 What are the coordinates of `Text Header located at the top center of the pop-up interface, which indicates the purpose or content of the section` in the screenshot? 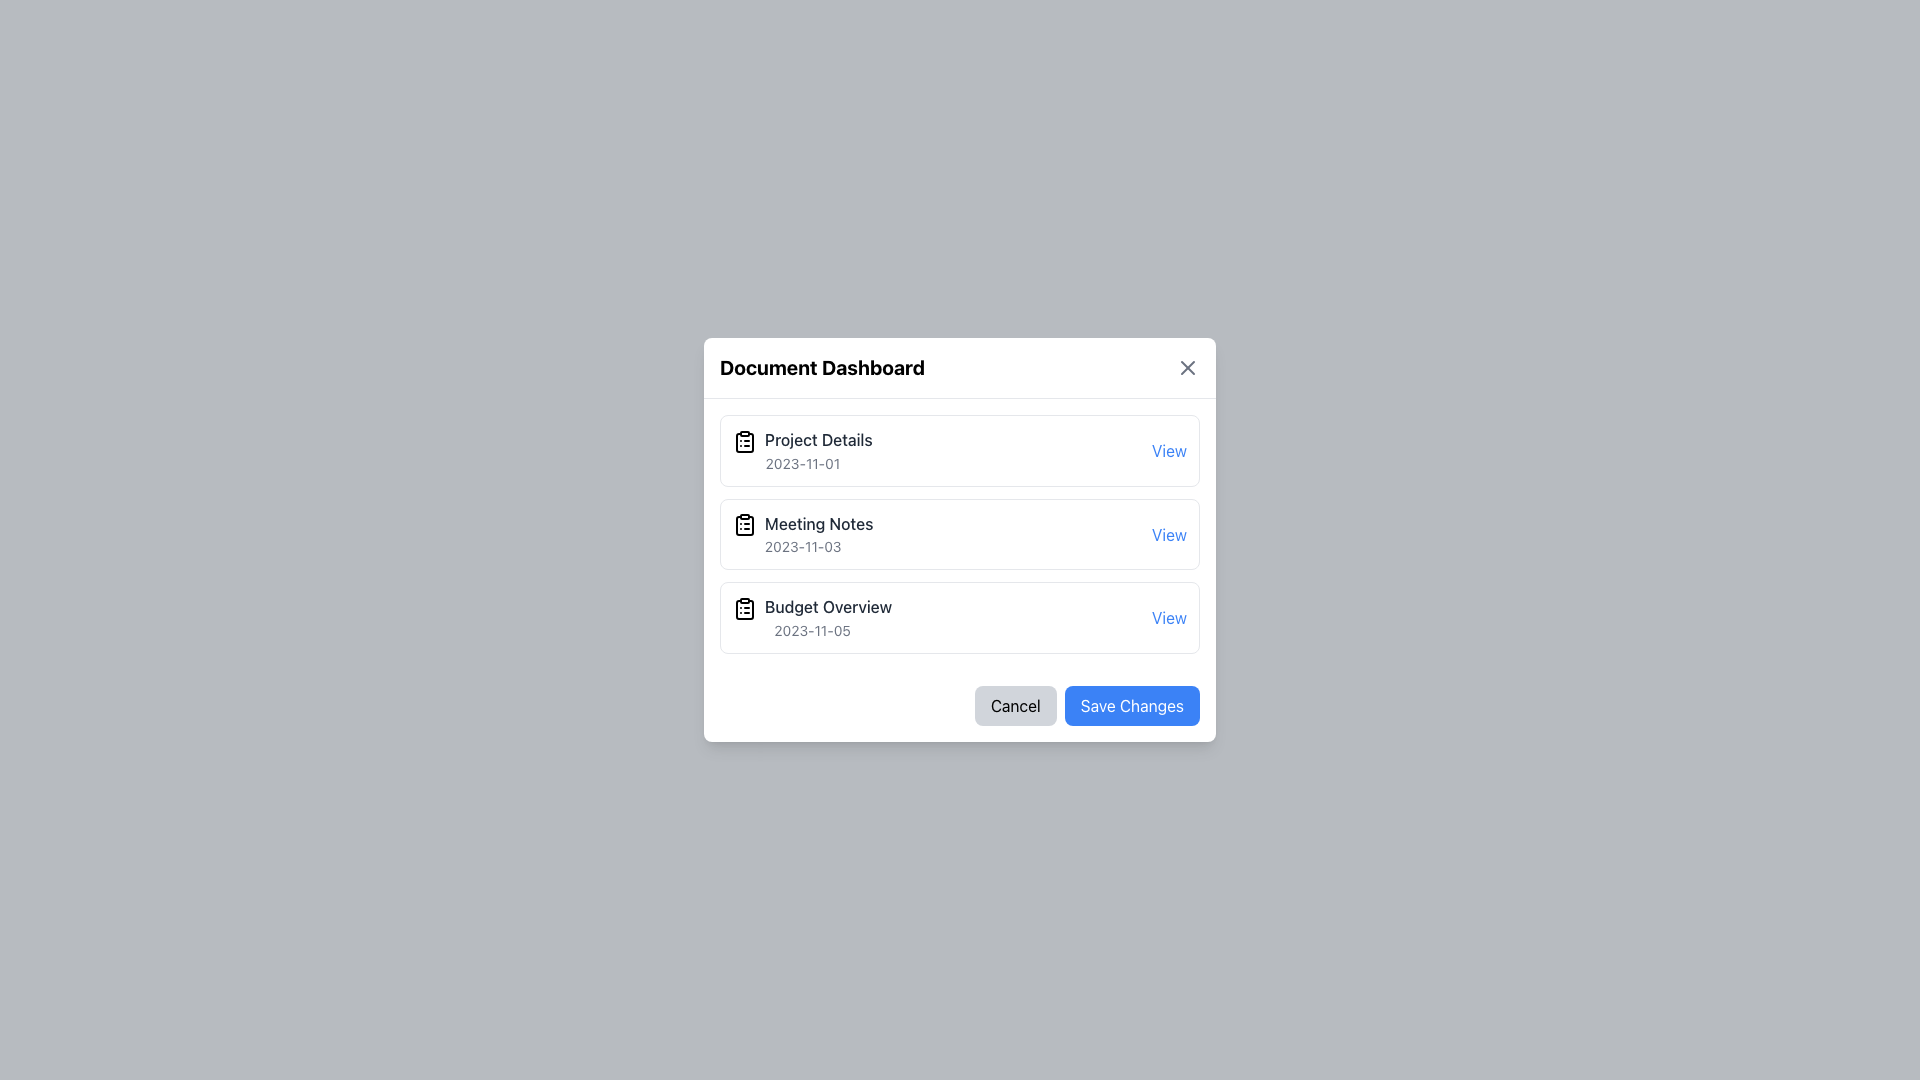 It's located at (822, 367).